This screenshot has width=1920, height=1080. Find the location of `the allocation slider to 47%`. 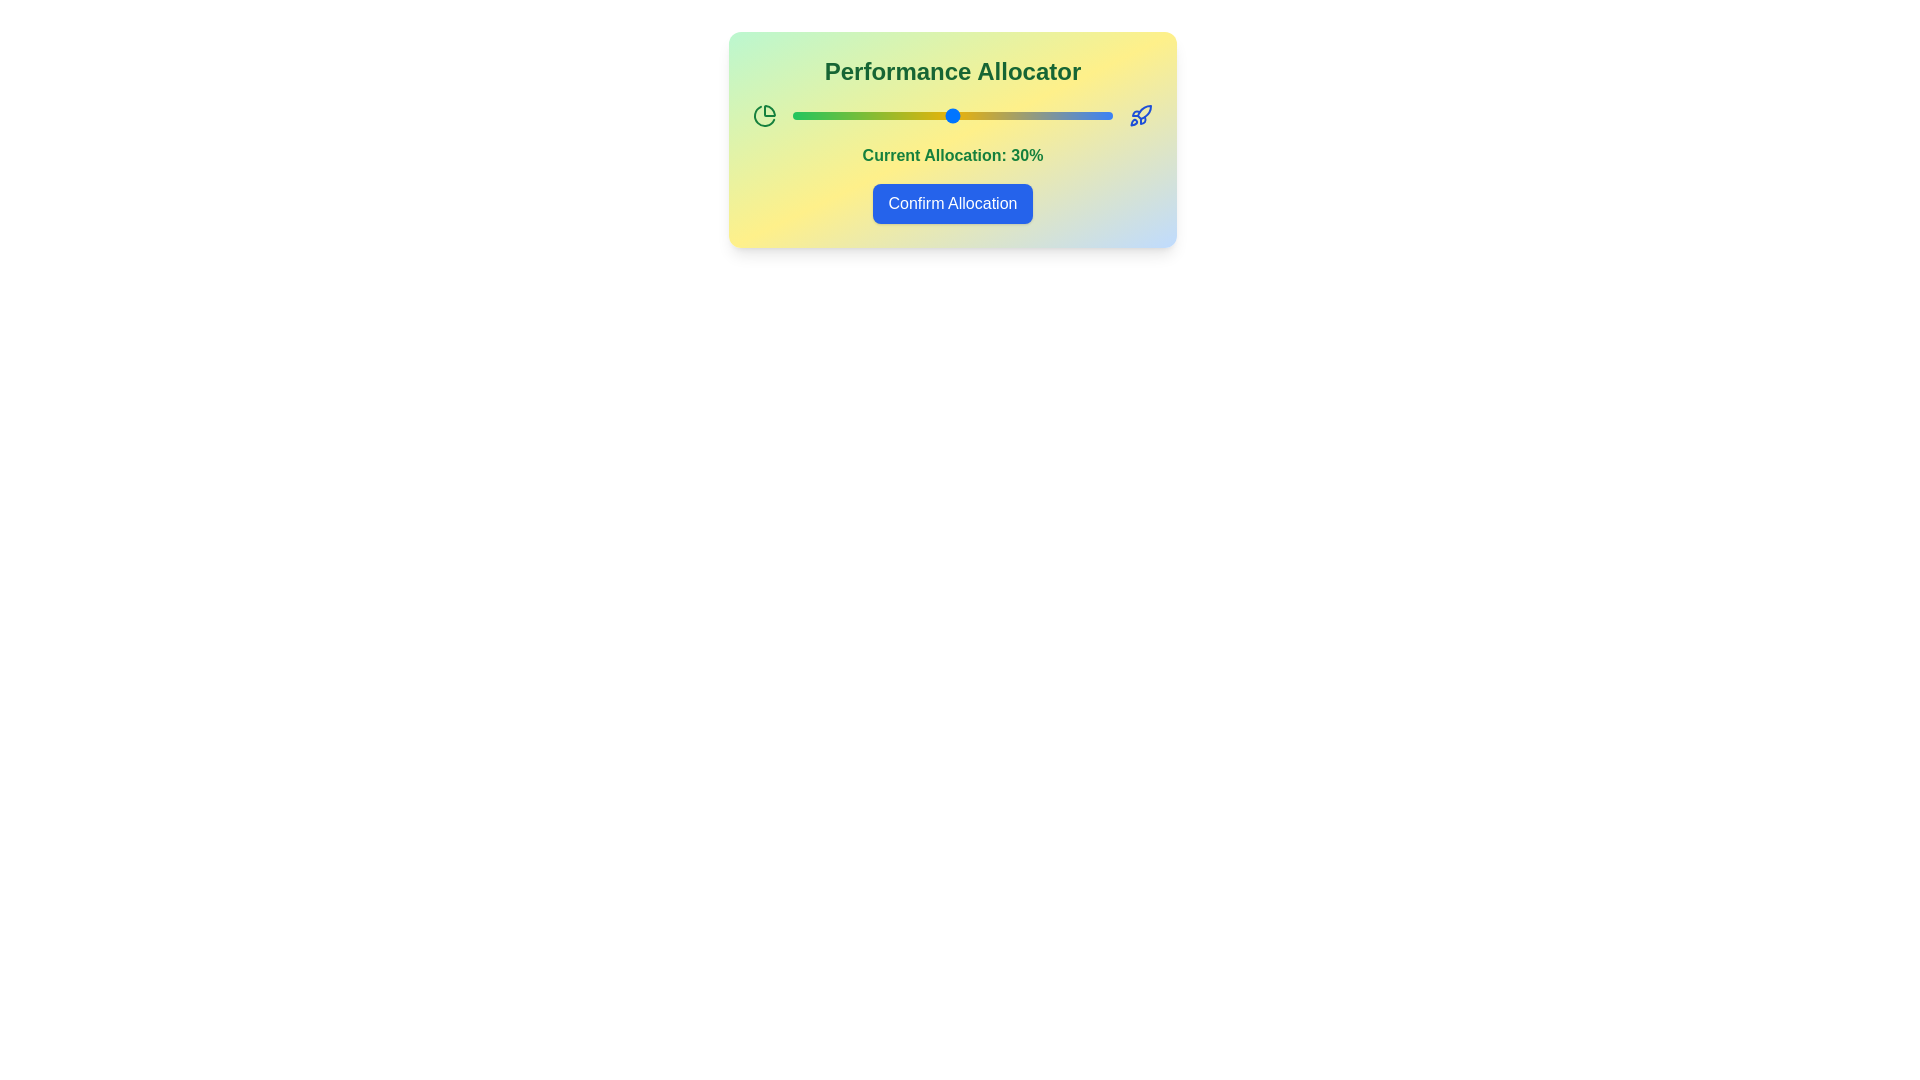

the allocation slider to 47% is located at coordinates (1088, 115).